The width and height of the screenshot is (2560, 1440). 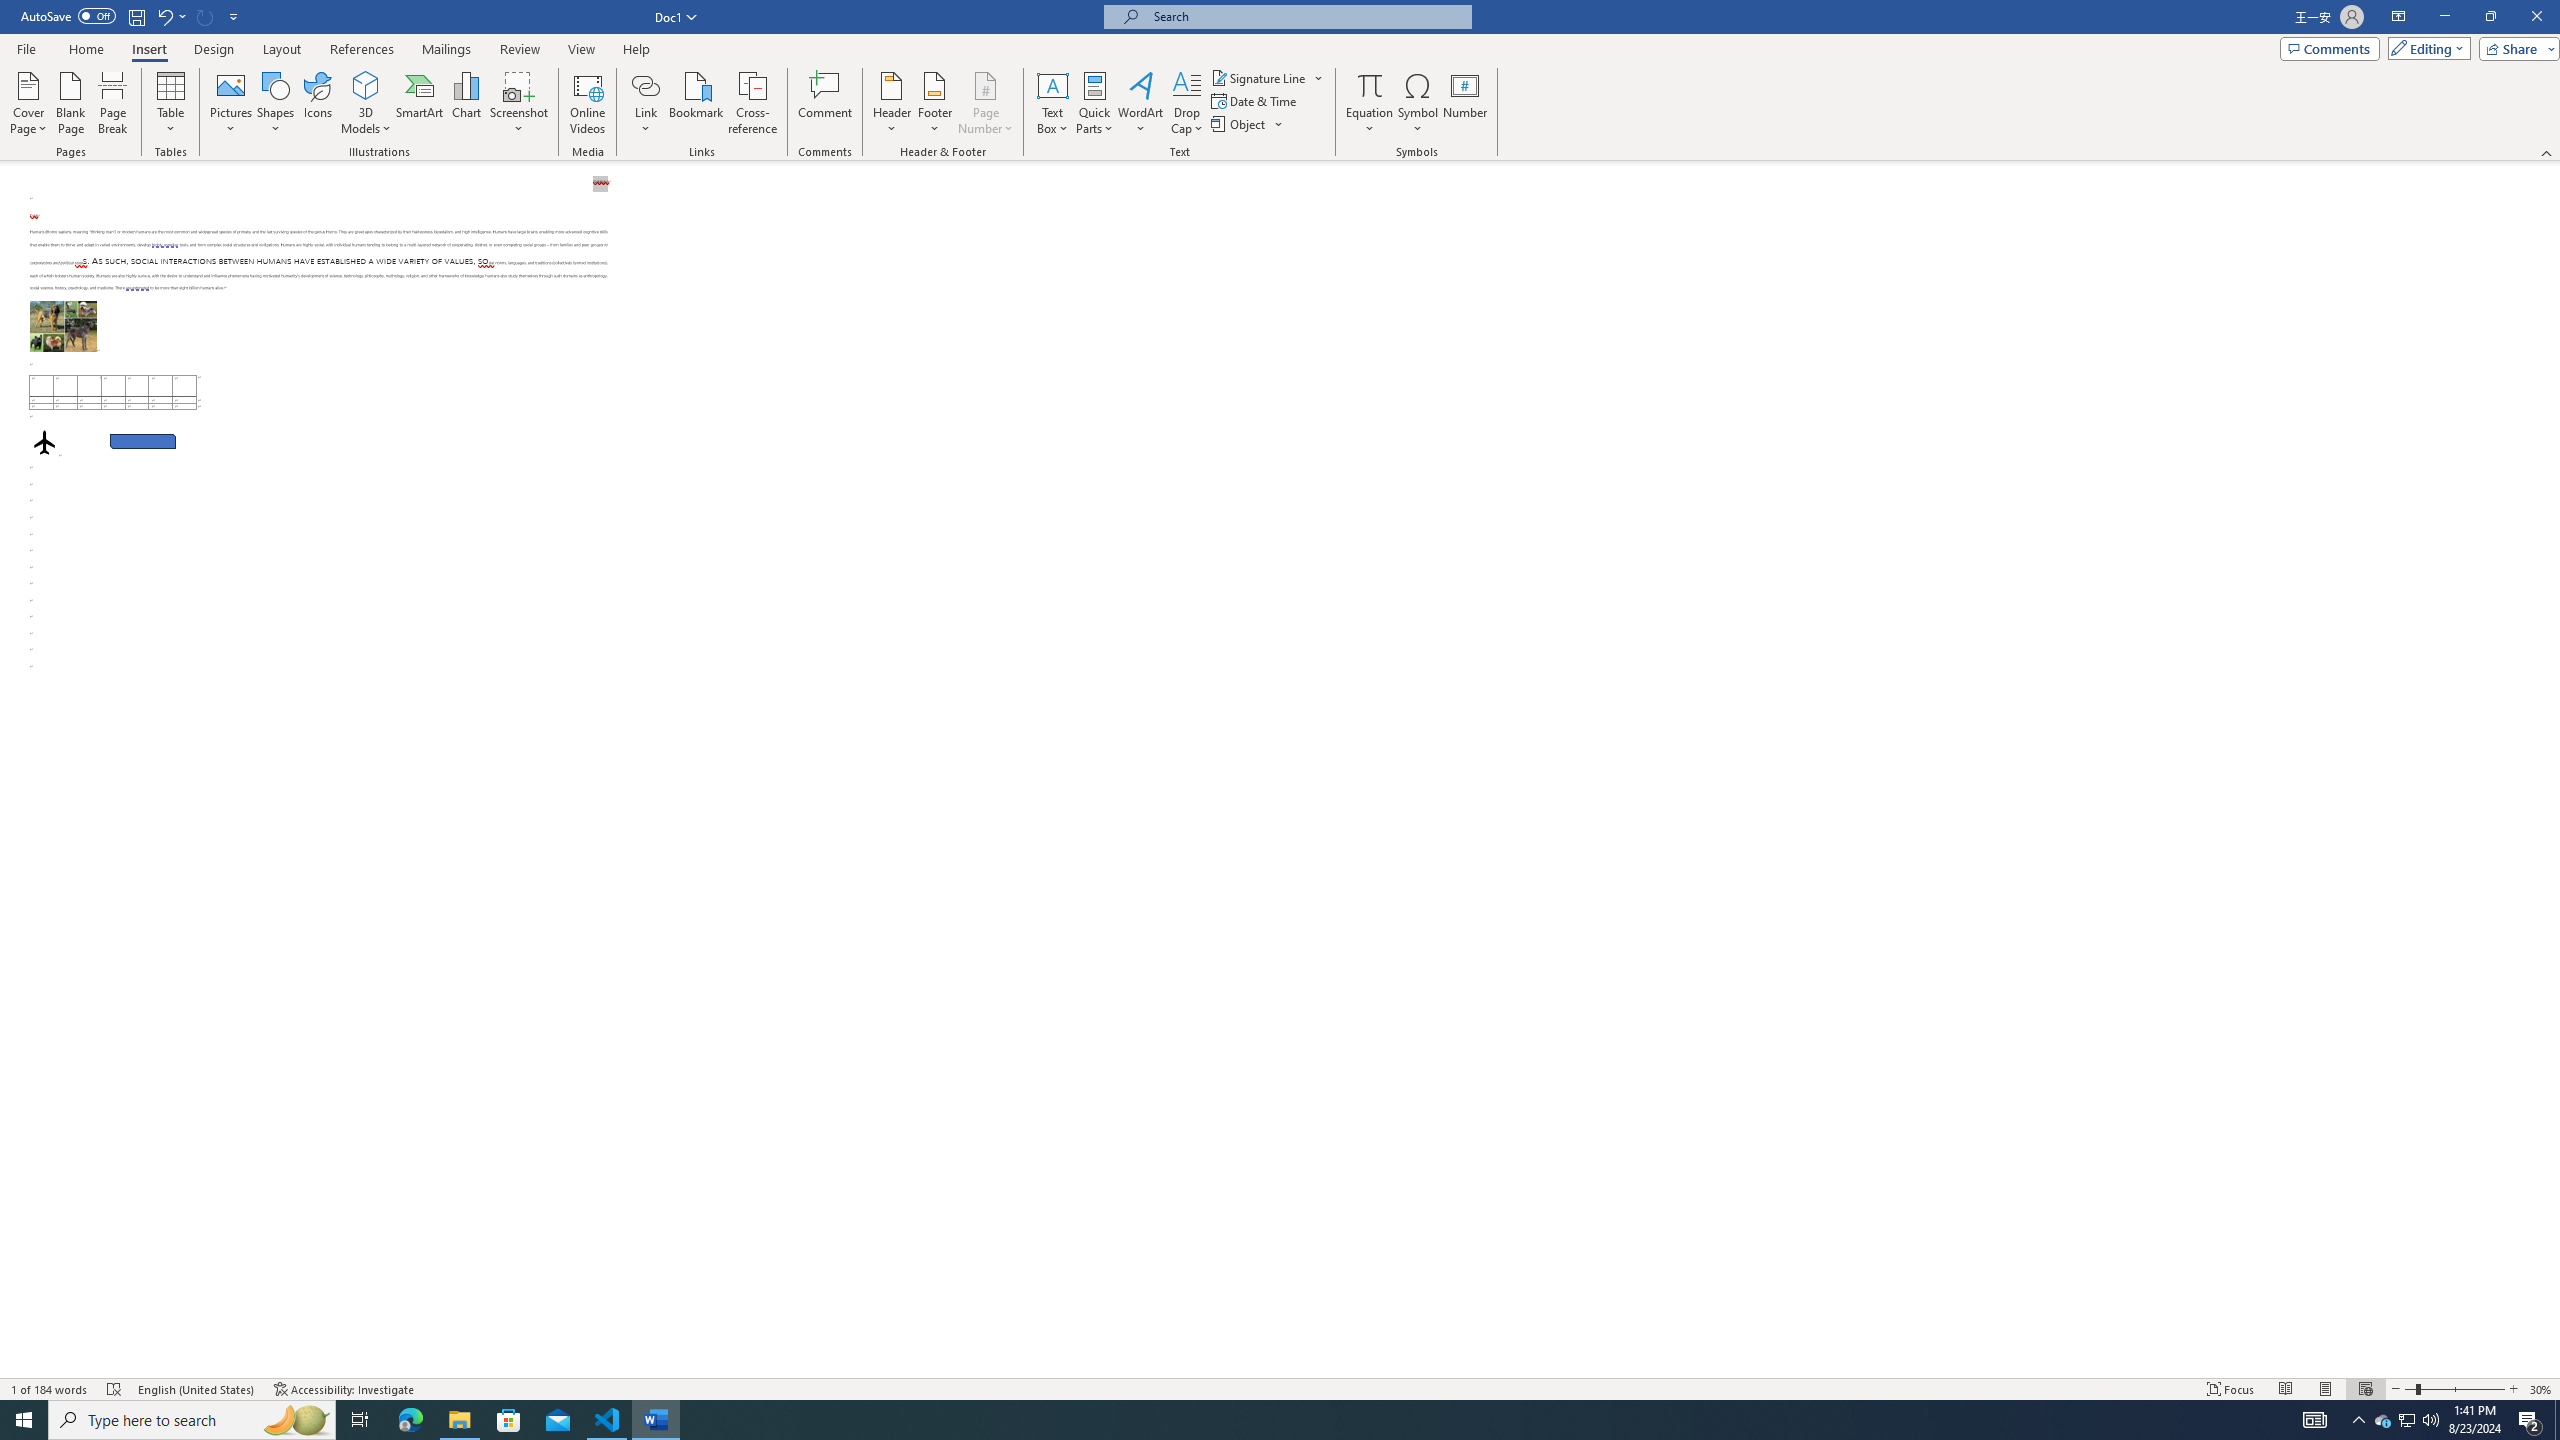 What do you see at coordinates (933, 103) in the screenshot?
I see `'Footer'` at bounding box center [933, 103].